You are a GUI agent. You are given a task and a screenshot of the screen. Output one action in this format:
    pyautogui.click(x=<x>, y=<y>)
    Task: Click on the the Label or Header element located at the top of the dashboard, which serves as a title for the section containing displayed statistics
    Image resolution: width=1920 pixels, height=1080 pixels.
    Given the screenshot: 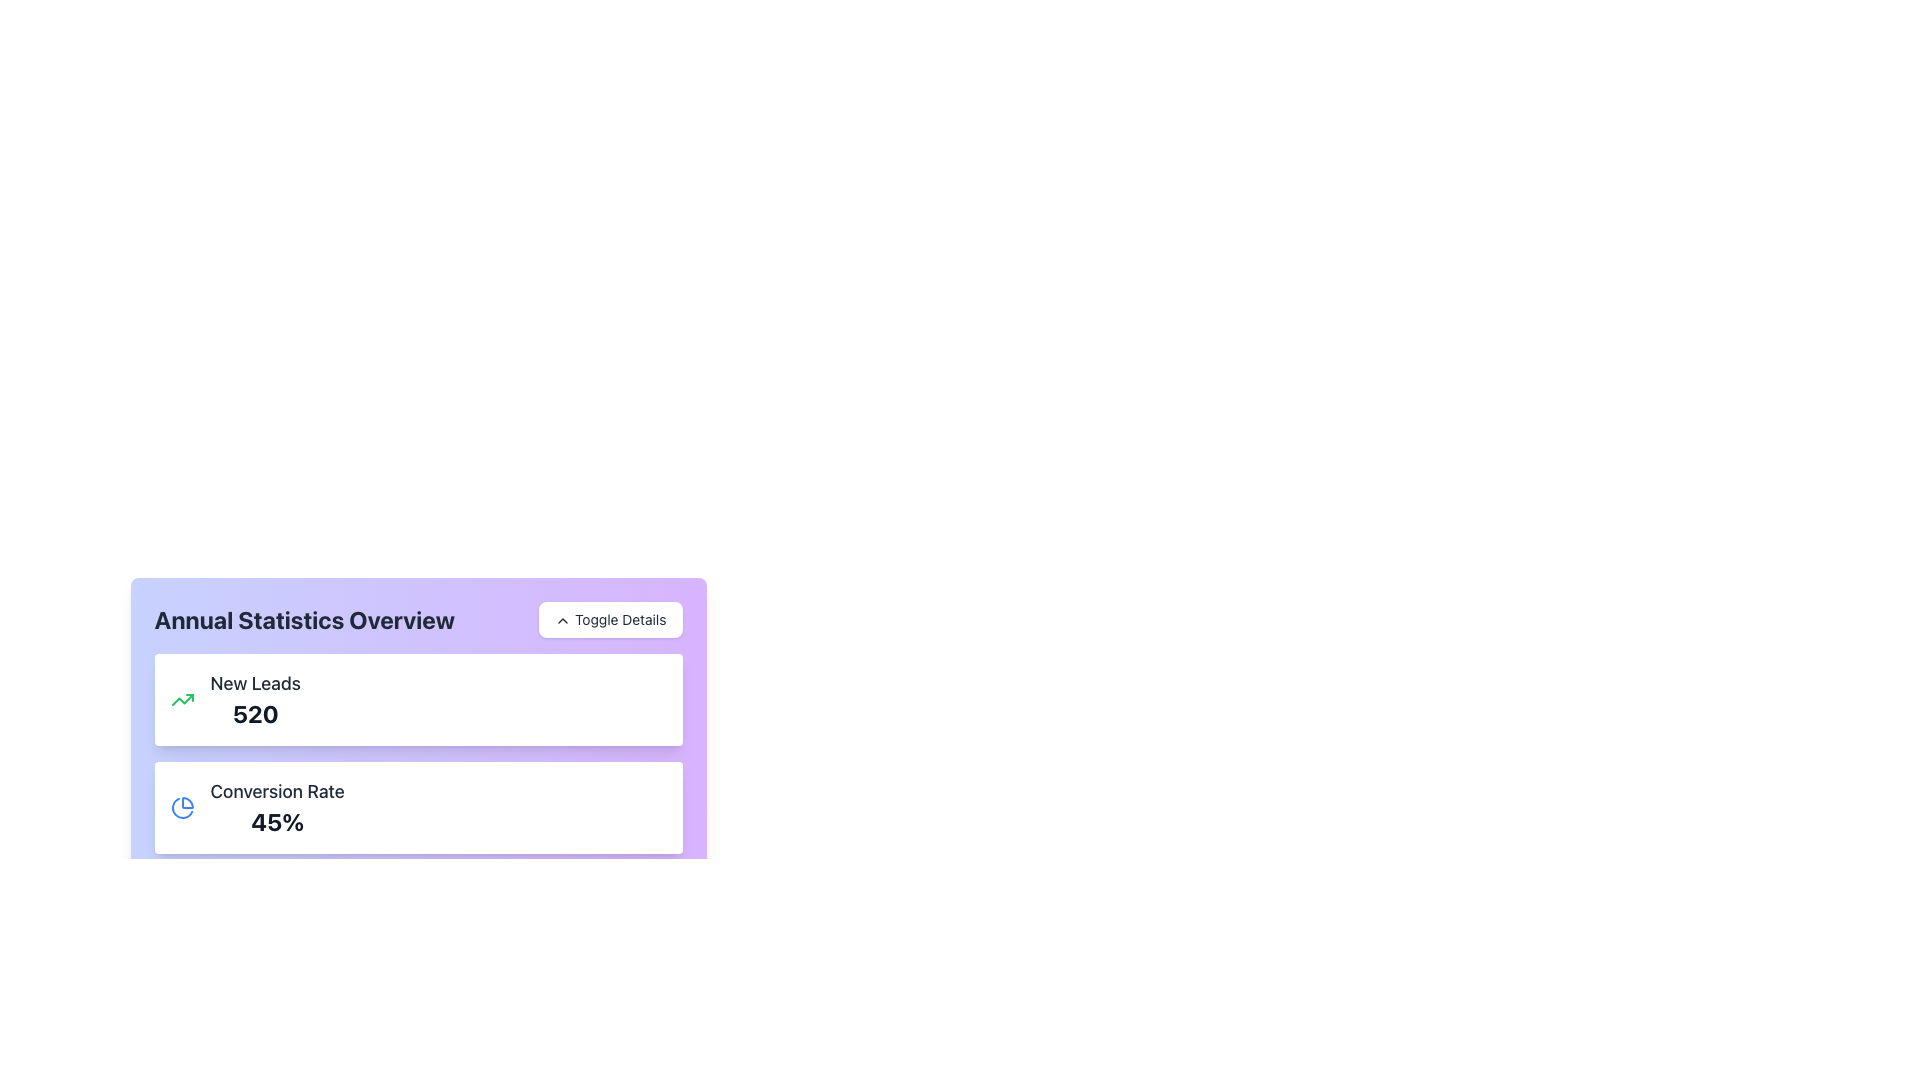 What is the action you would take?
    pyautogui.click(x=303, y=619)
    